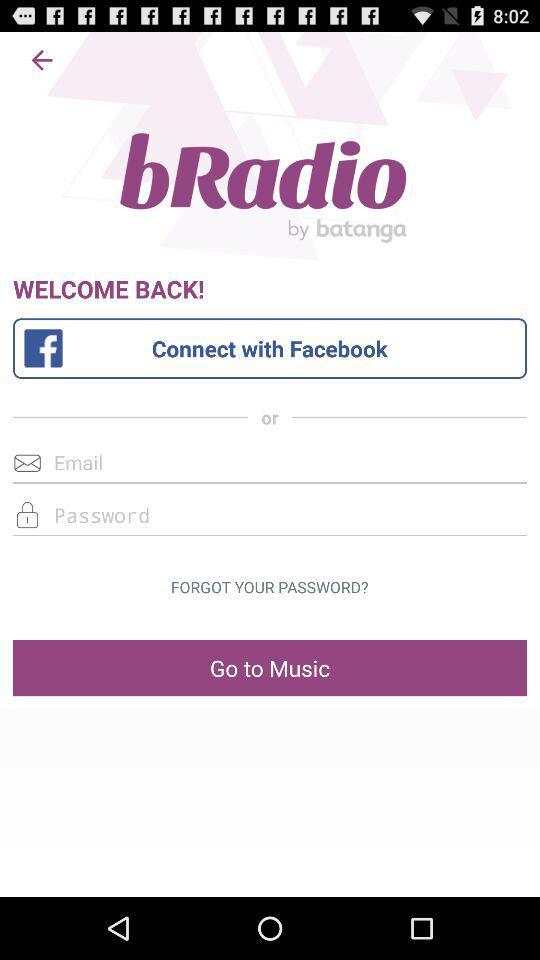 This screenshot has width=540, height=960. Describe the element at coordinates (269, 348) in the screenshot. I see `the connect with facebook` at that location.